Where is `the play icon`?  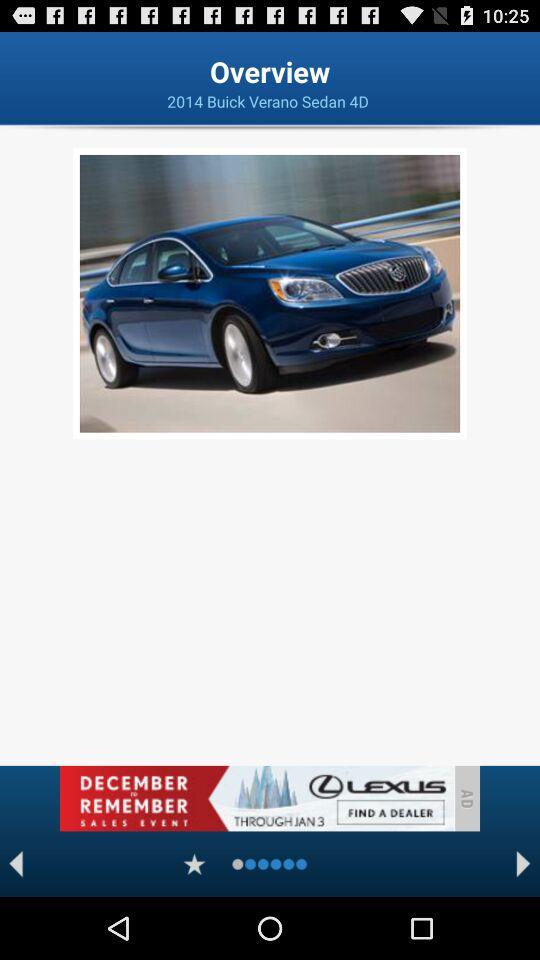 the play icon is located at coordinates (523, 924).